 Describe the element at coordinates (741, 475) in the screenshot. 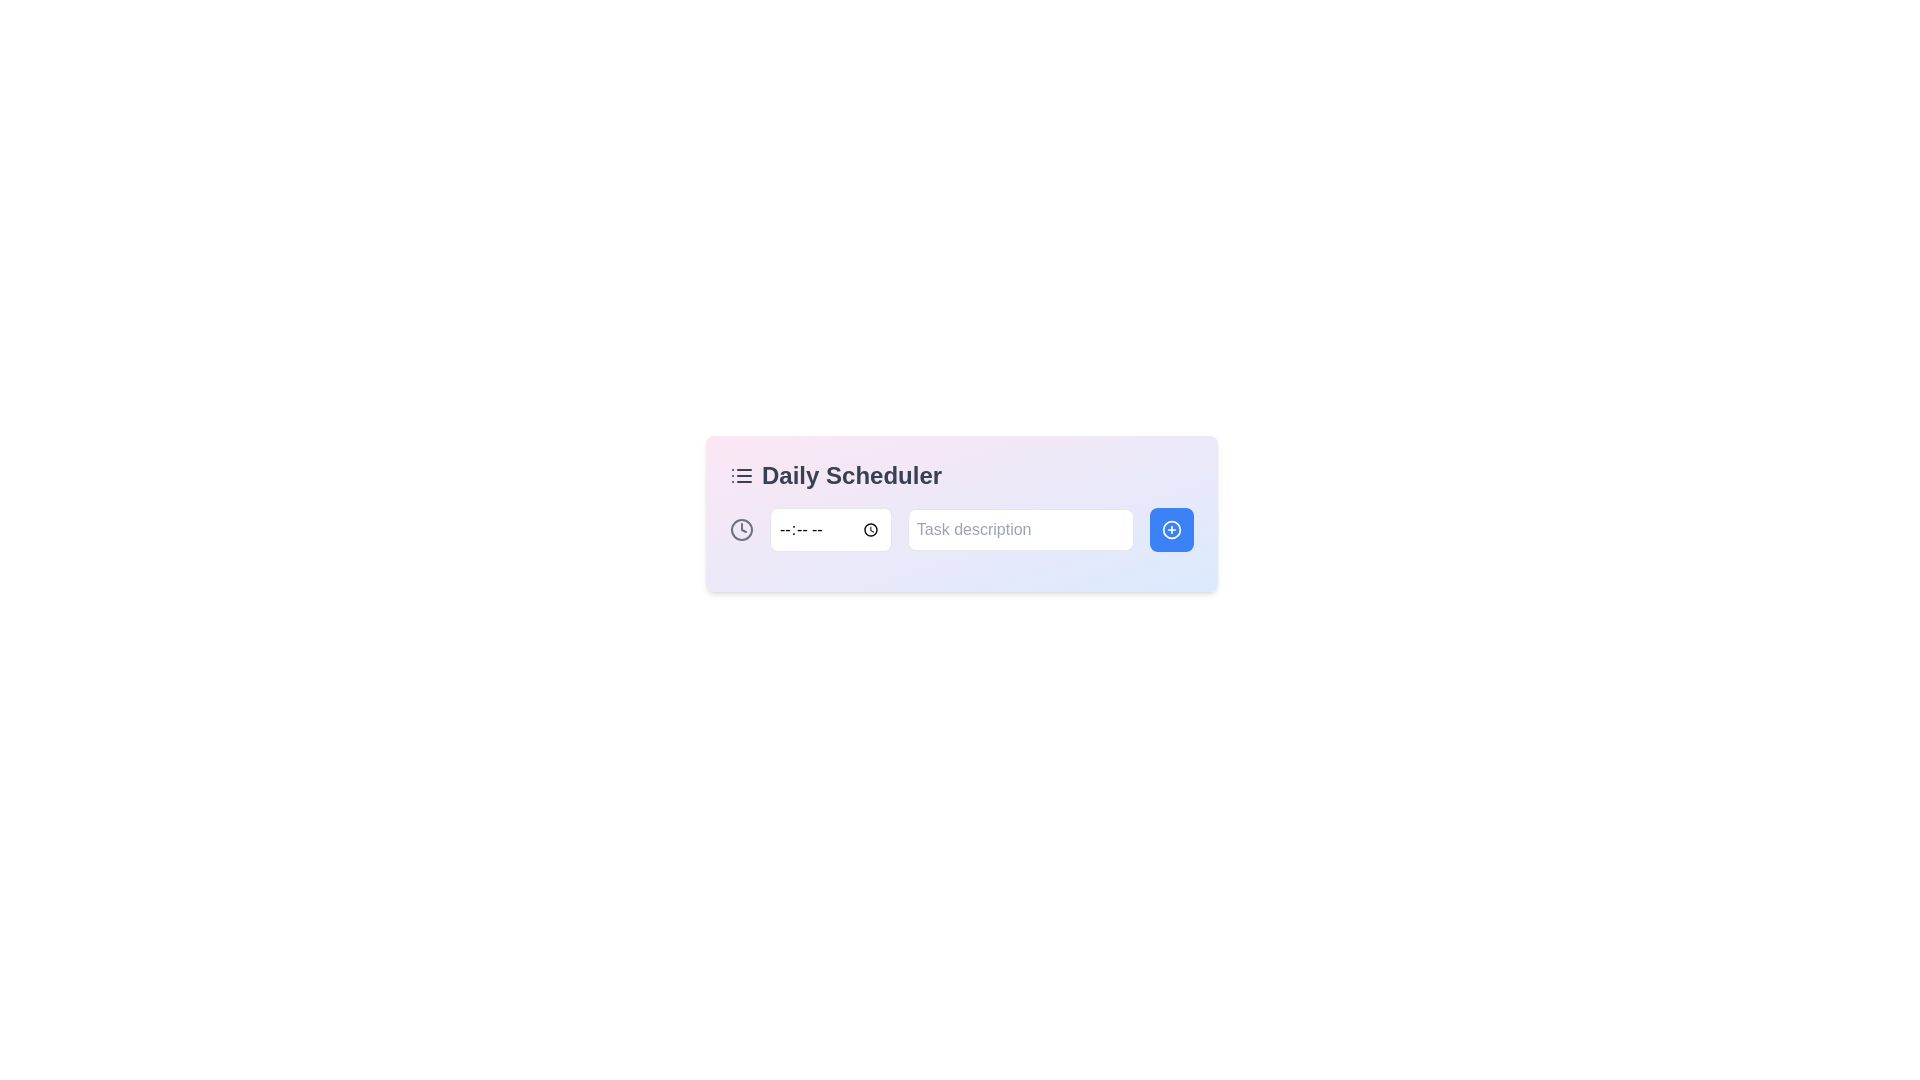

I see `the icon representing the list or scheduling functionality located to the left of the 'Daily Scheduler' text in the header area of the scheduler pane` at that location.